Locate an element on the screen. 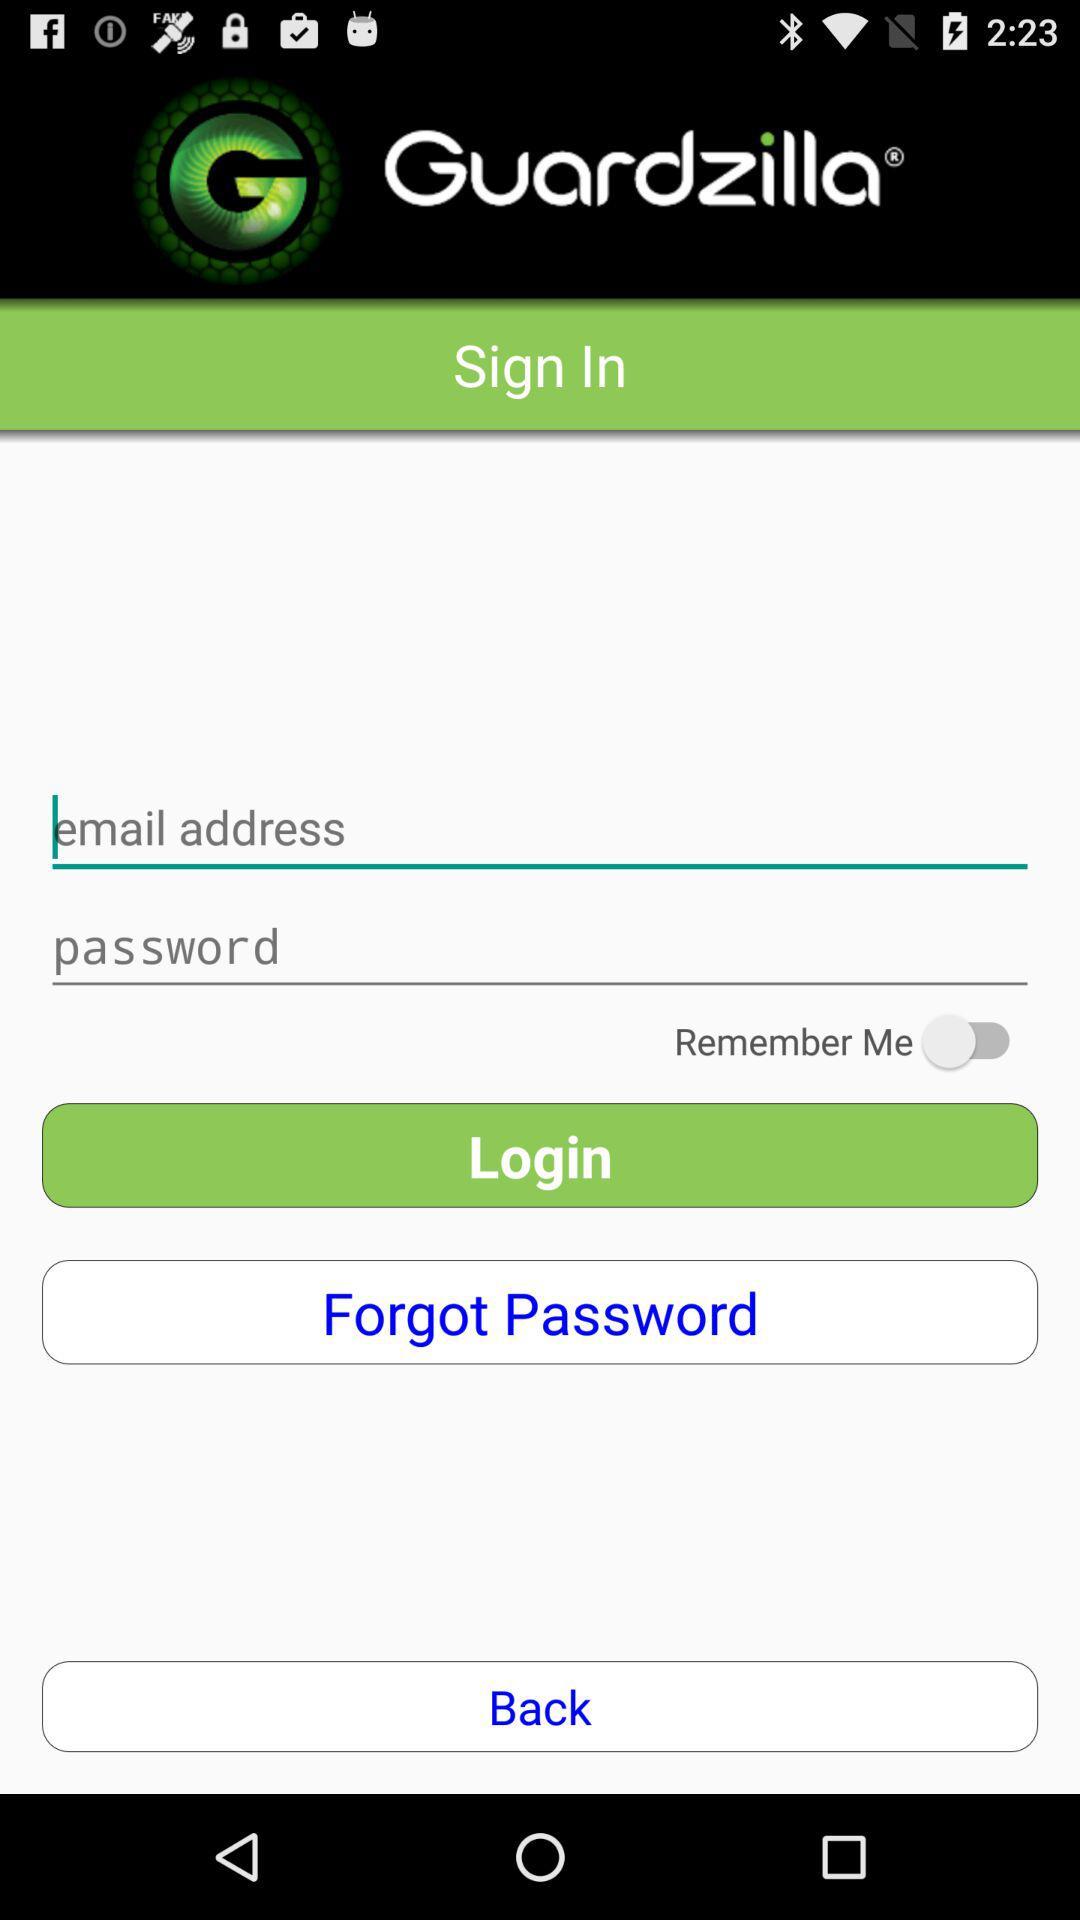  the app below forgot password is located at coordinates (540, 1705).